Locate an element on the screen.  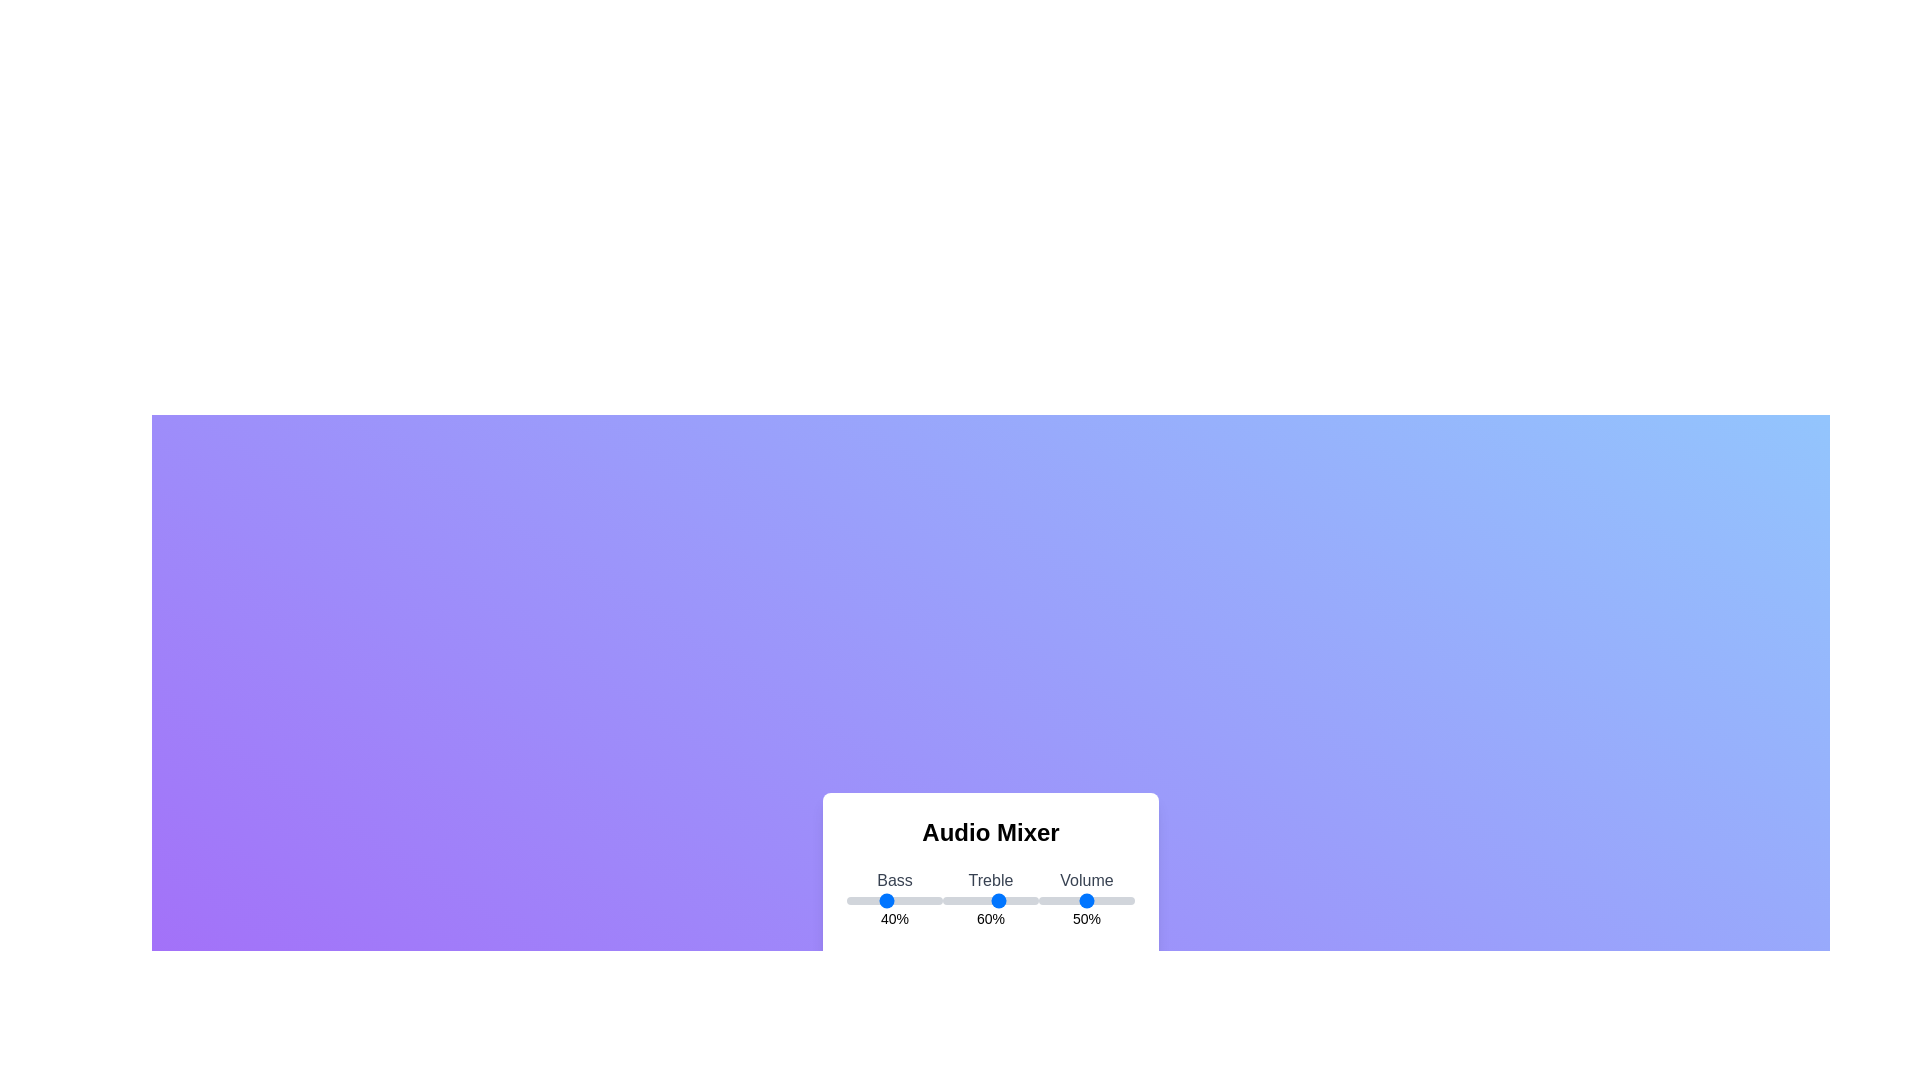
the volume slider to 50% is located at coordinates (1085, 901).